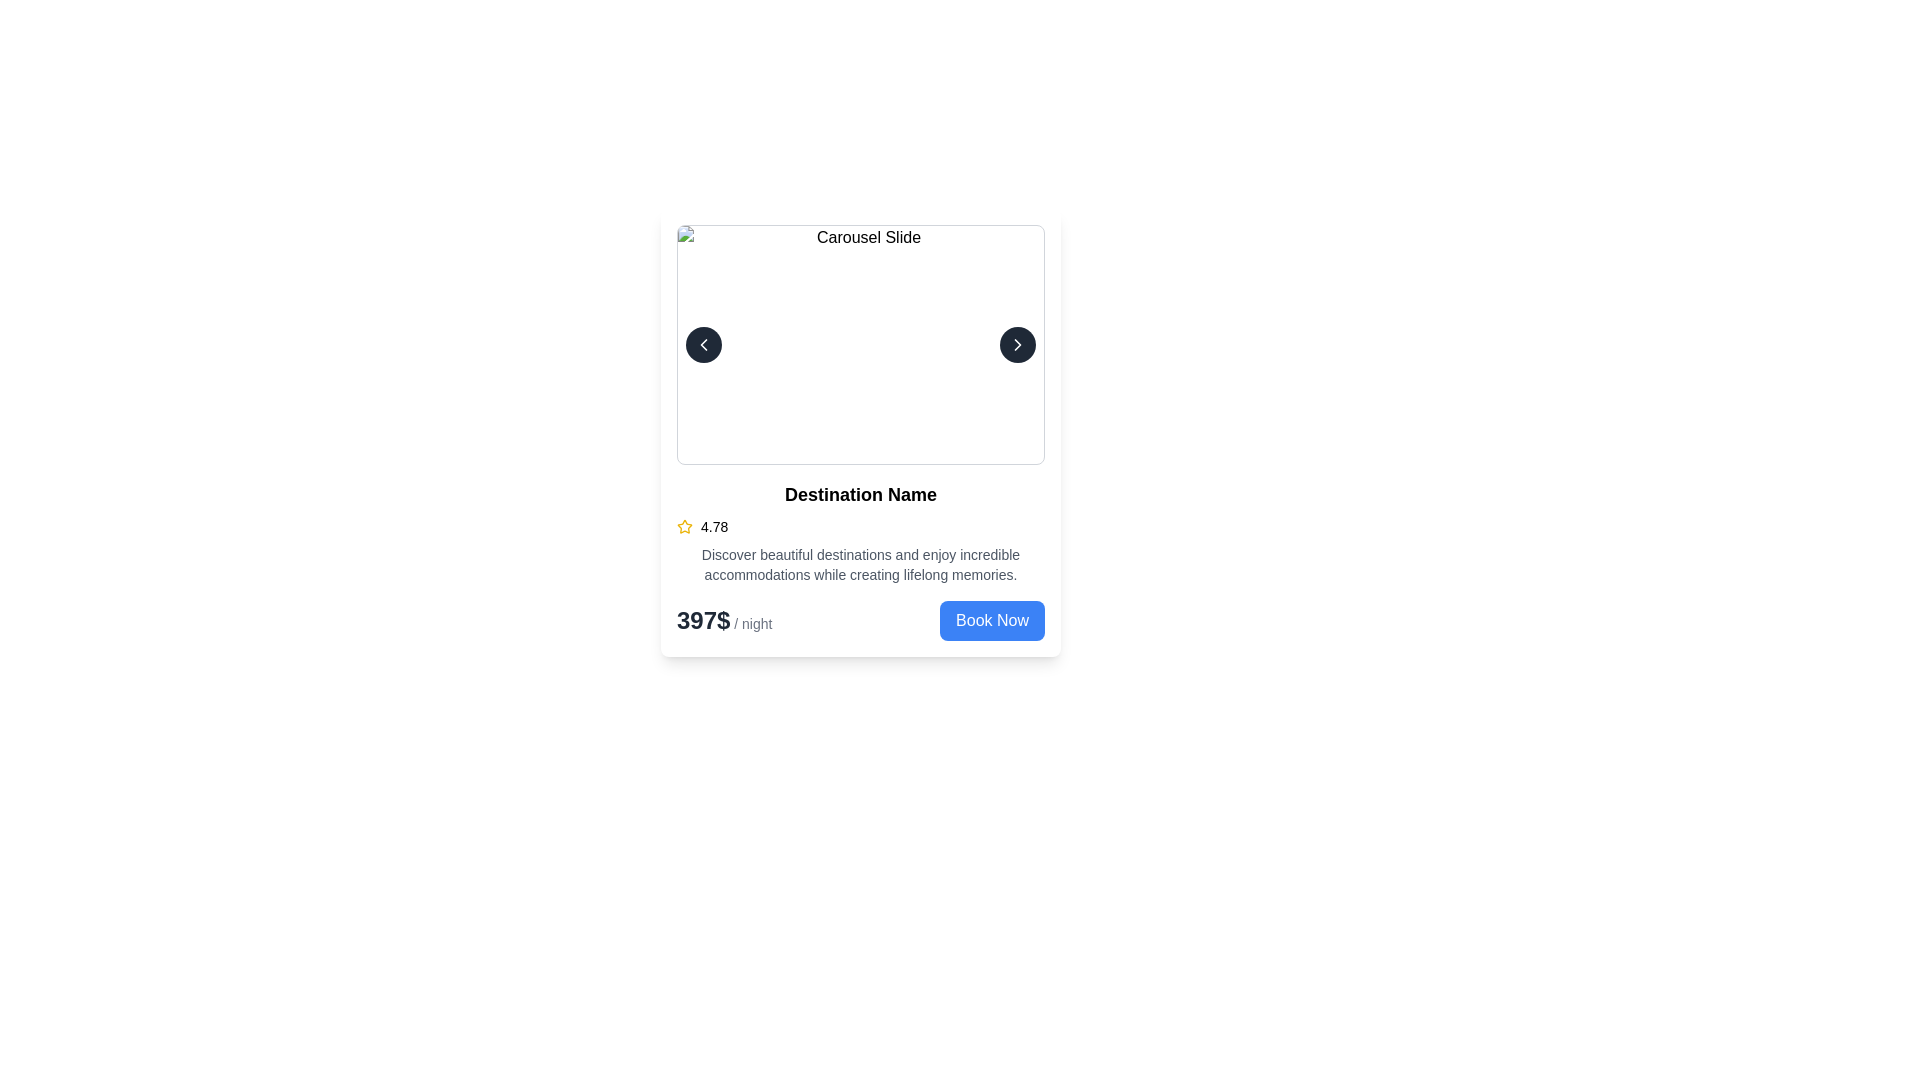  What do you see at coordinates (704, 343) in the screenshot?
I see `the left arrow icon within the circular button in the left-side navigation of the carousel` at bounding box center [704, 343].